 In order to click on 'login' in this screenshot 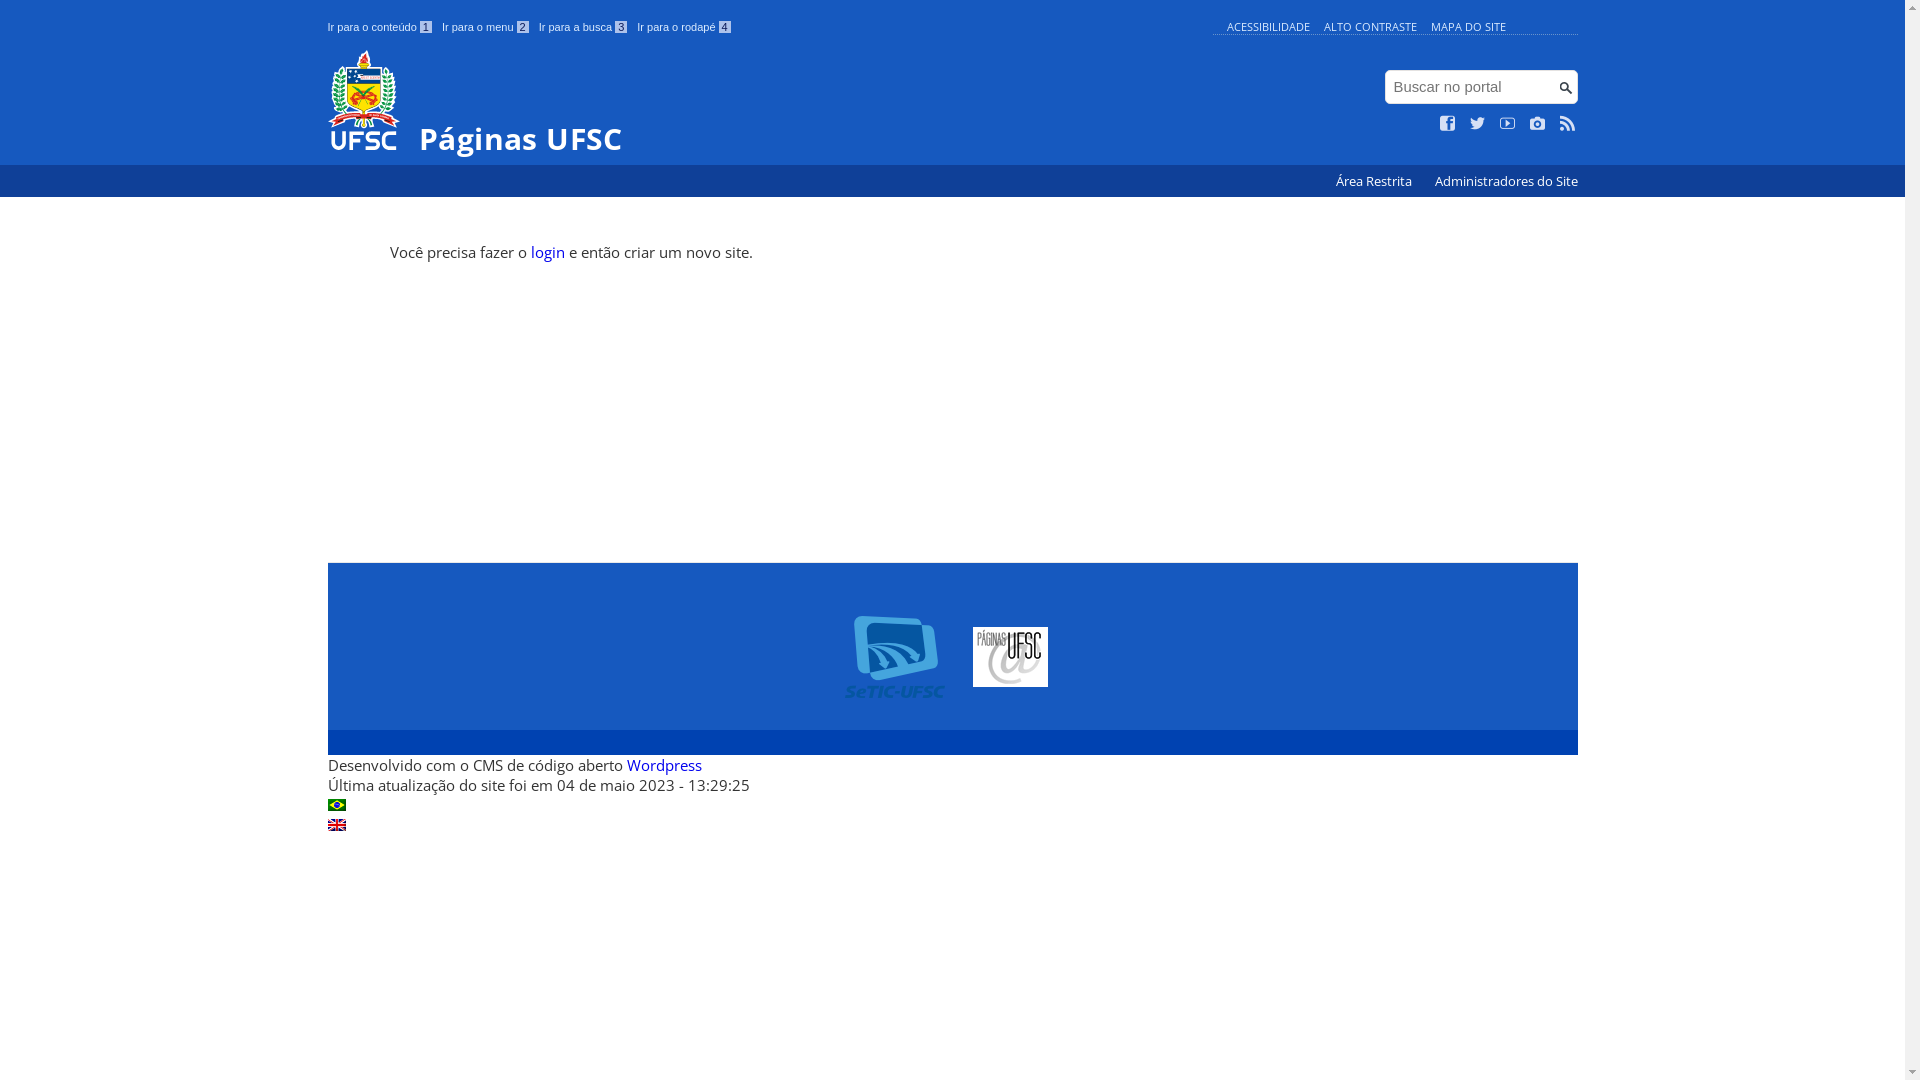, I will do `click(531, 250)`.